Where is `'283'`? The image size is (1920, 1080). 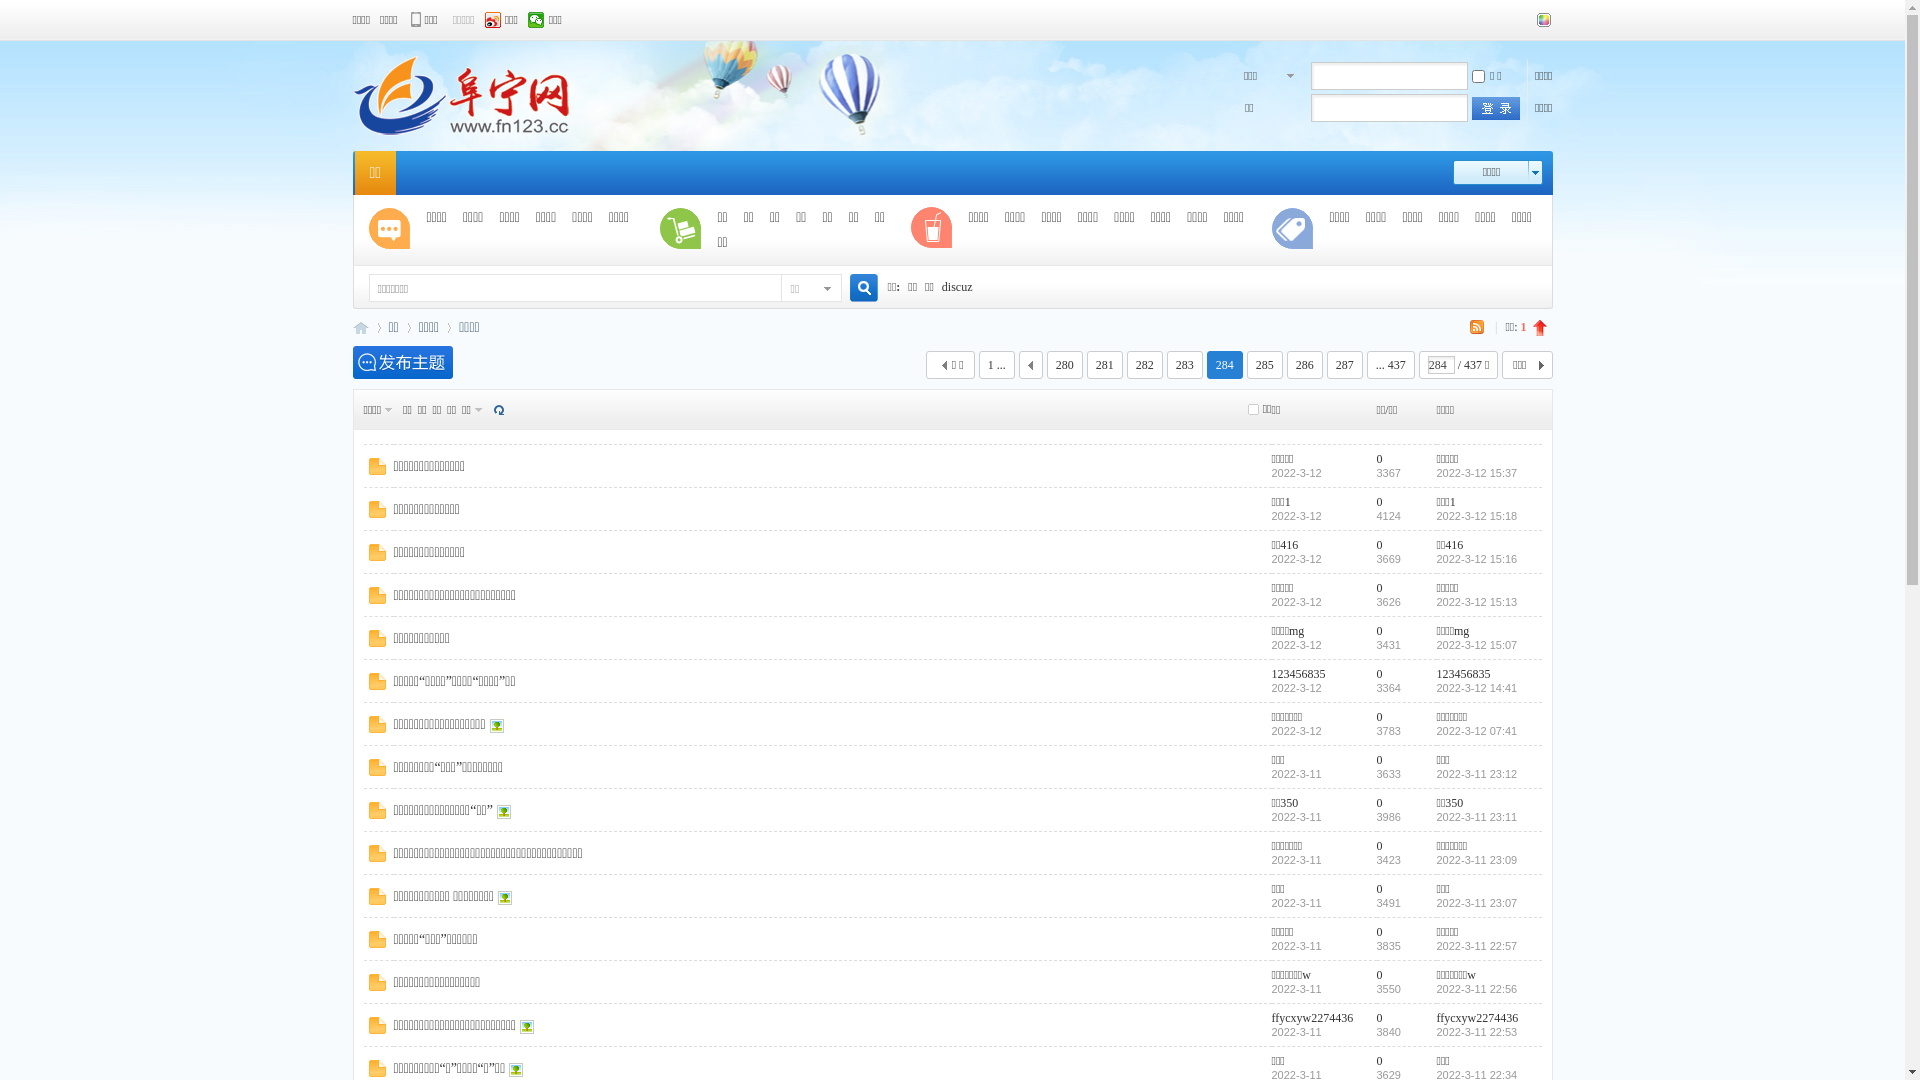
'283' is located at coordinates (1185, 365).